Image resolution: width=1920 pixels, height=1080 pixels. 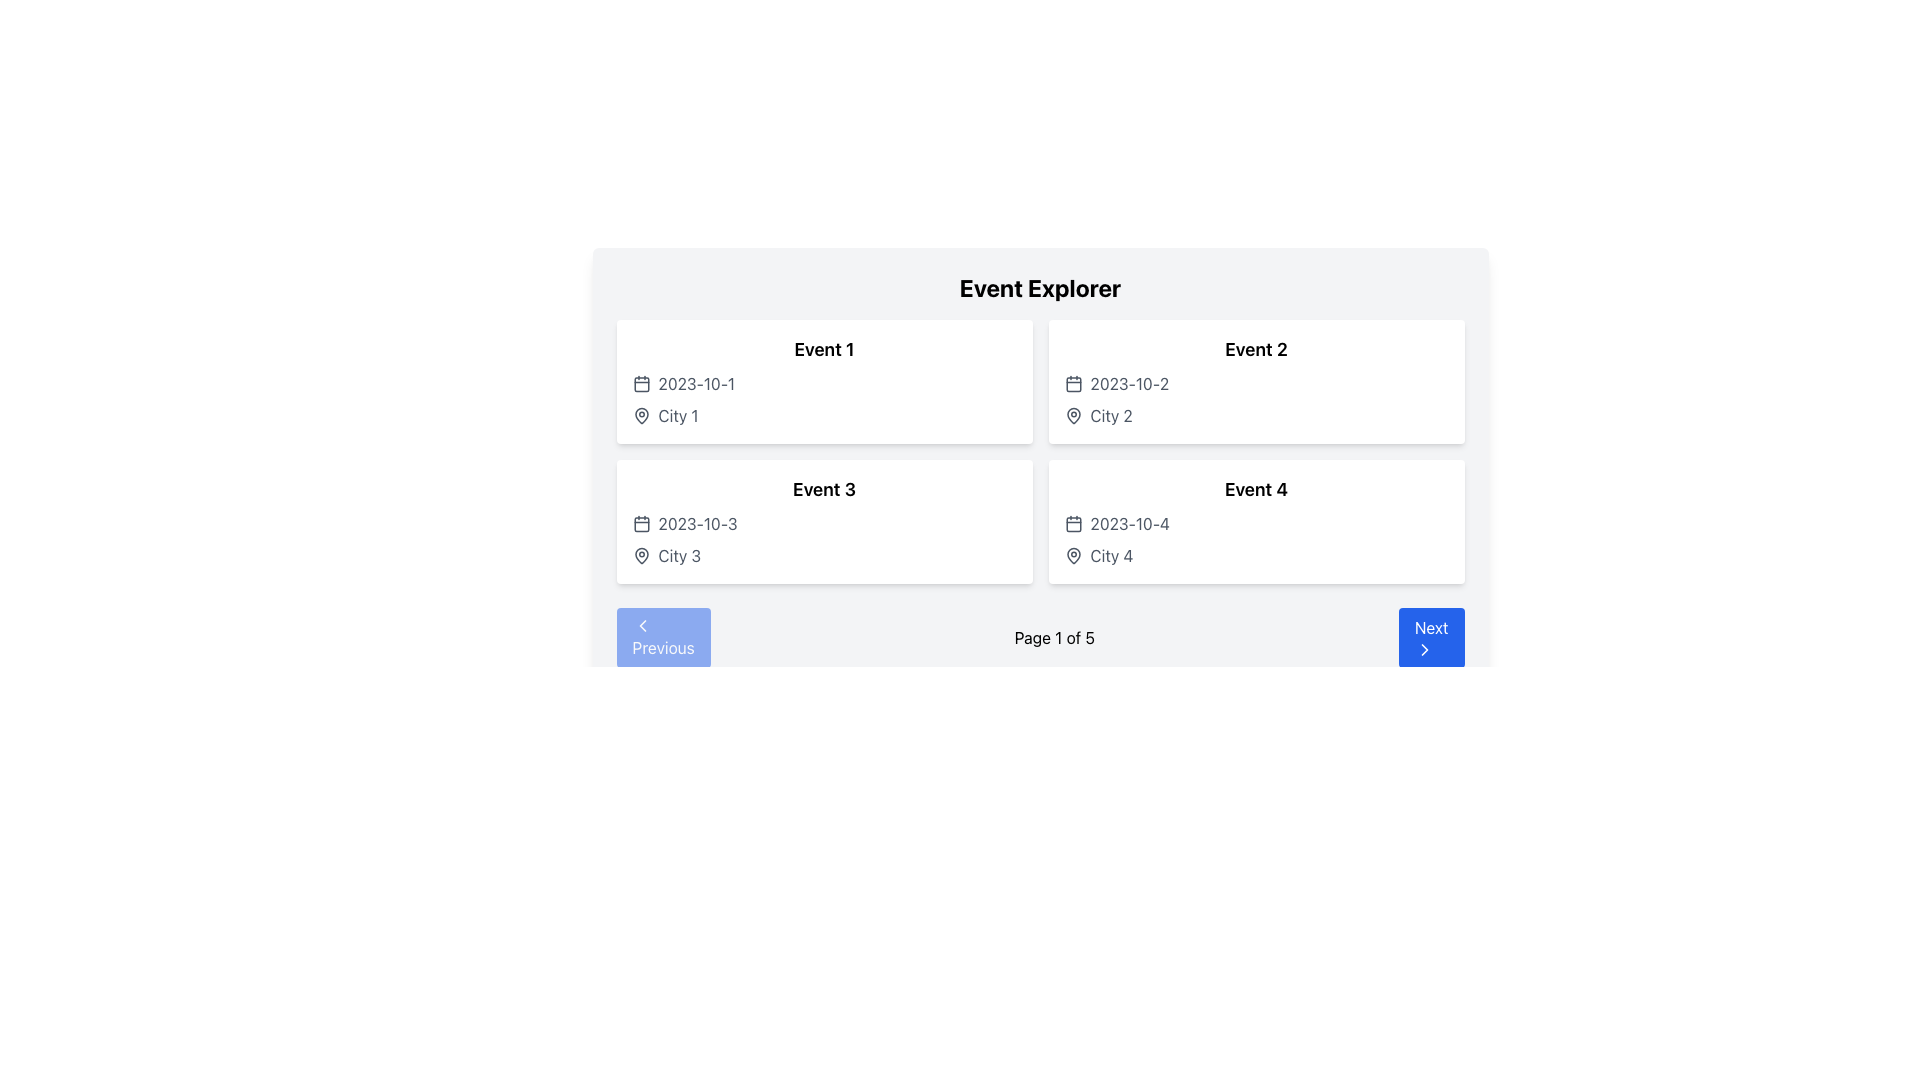 What do you see at coordinates (1255, 520) in the screenshot?
I see `the interactive icons within the Card that provides information about 'Event 4', located in the second column of the second row of the grid layout` at bounding box center [1255, 520].